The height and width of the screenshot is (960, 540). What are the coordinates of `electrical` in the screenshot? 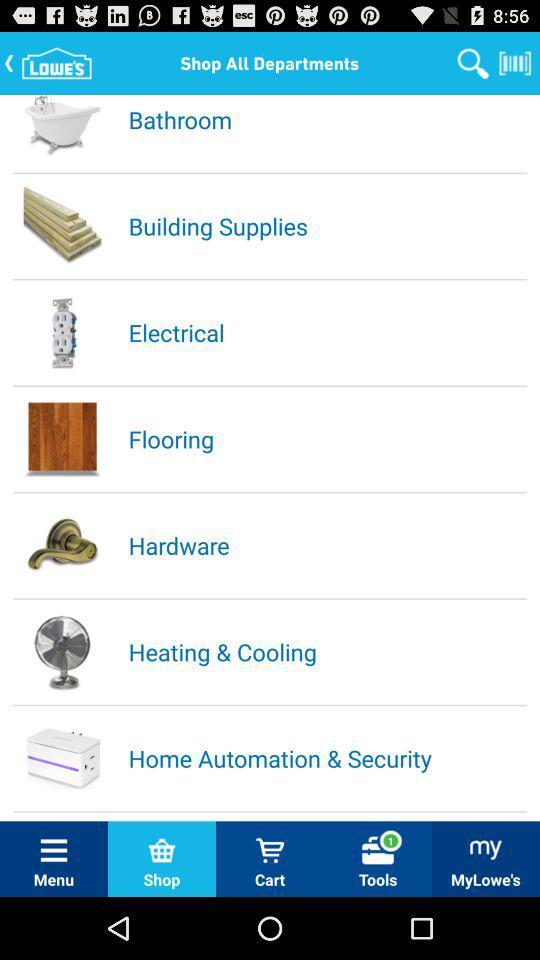 It's located at (326, 332).